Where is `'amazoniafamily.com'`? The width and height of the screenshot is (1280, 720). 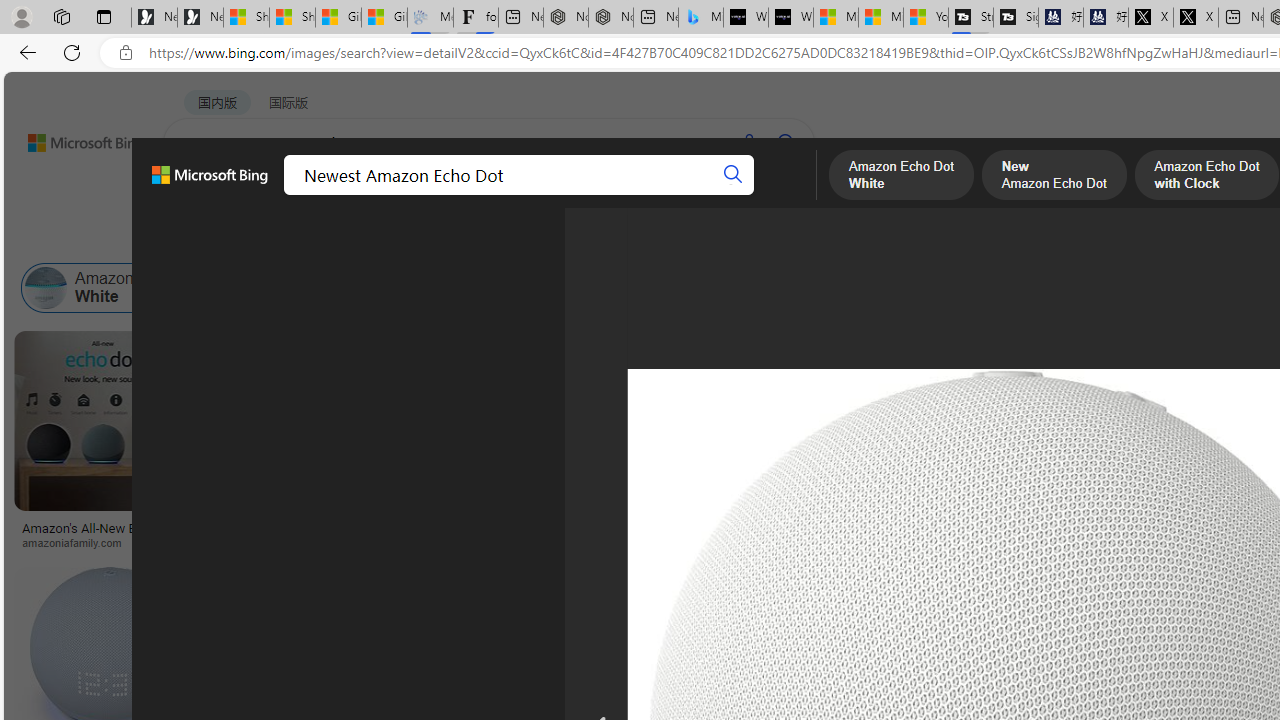 'amazoniafamily.com' is located at coordinates (78, 542).